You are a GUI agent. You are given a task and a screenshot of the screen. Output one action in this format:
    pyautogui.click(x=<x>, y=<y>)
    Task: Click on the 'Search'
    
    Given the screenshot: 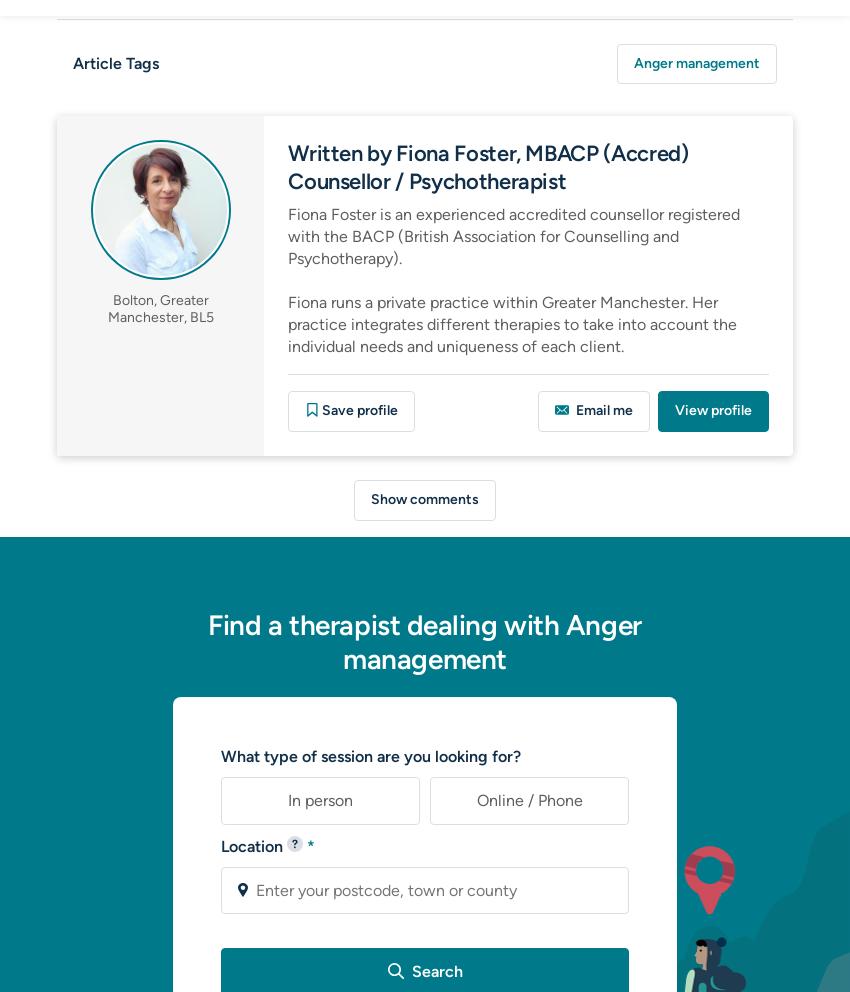 What is the action you would take?
    pyautogui.click(x=433, y=970)
    